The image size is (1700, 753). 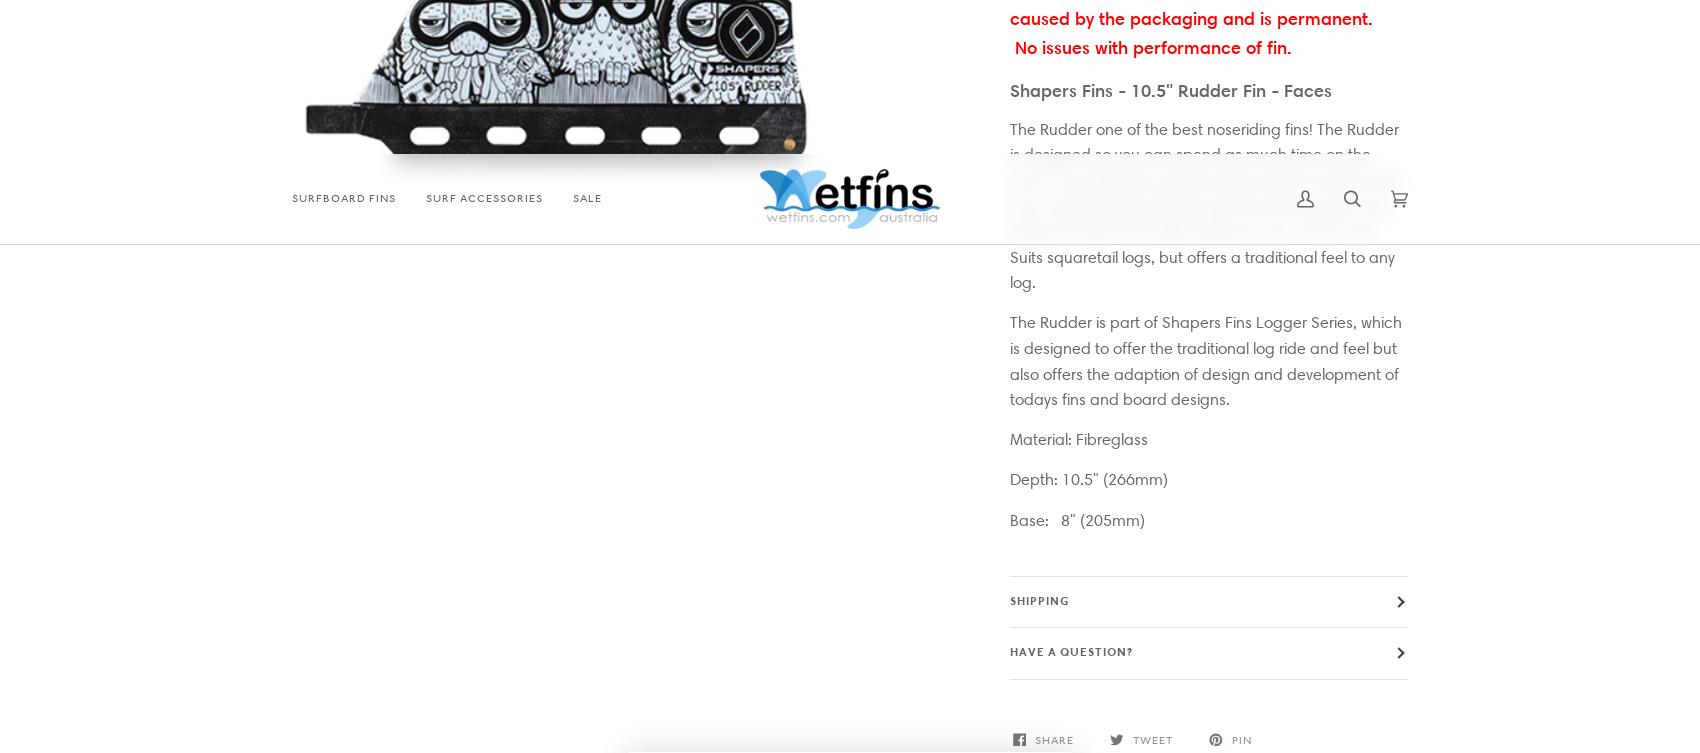 I want to click on 'FCS Fins', so click(x=605, y=390).